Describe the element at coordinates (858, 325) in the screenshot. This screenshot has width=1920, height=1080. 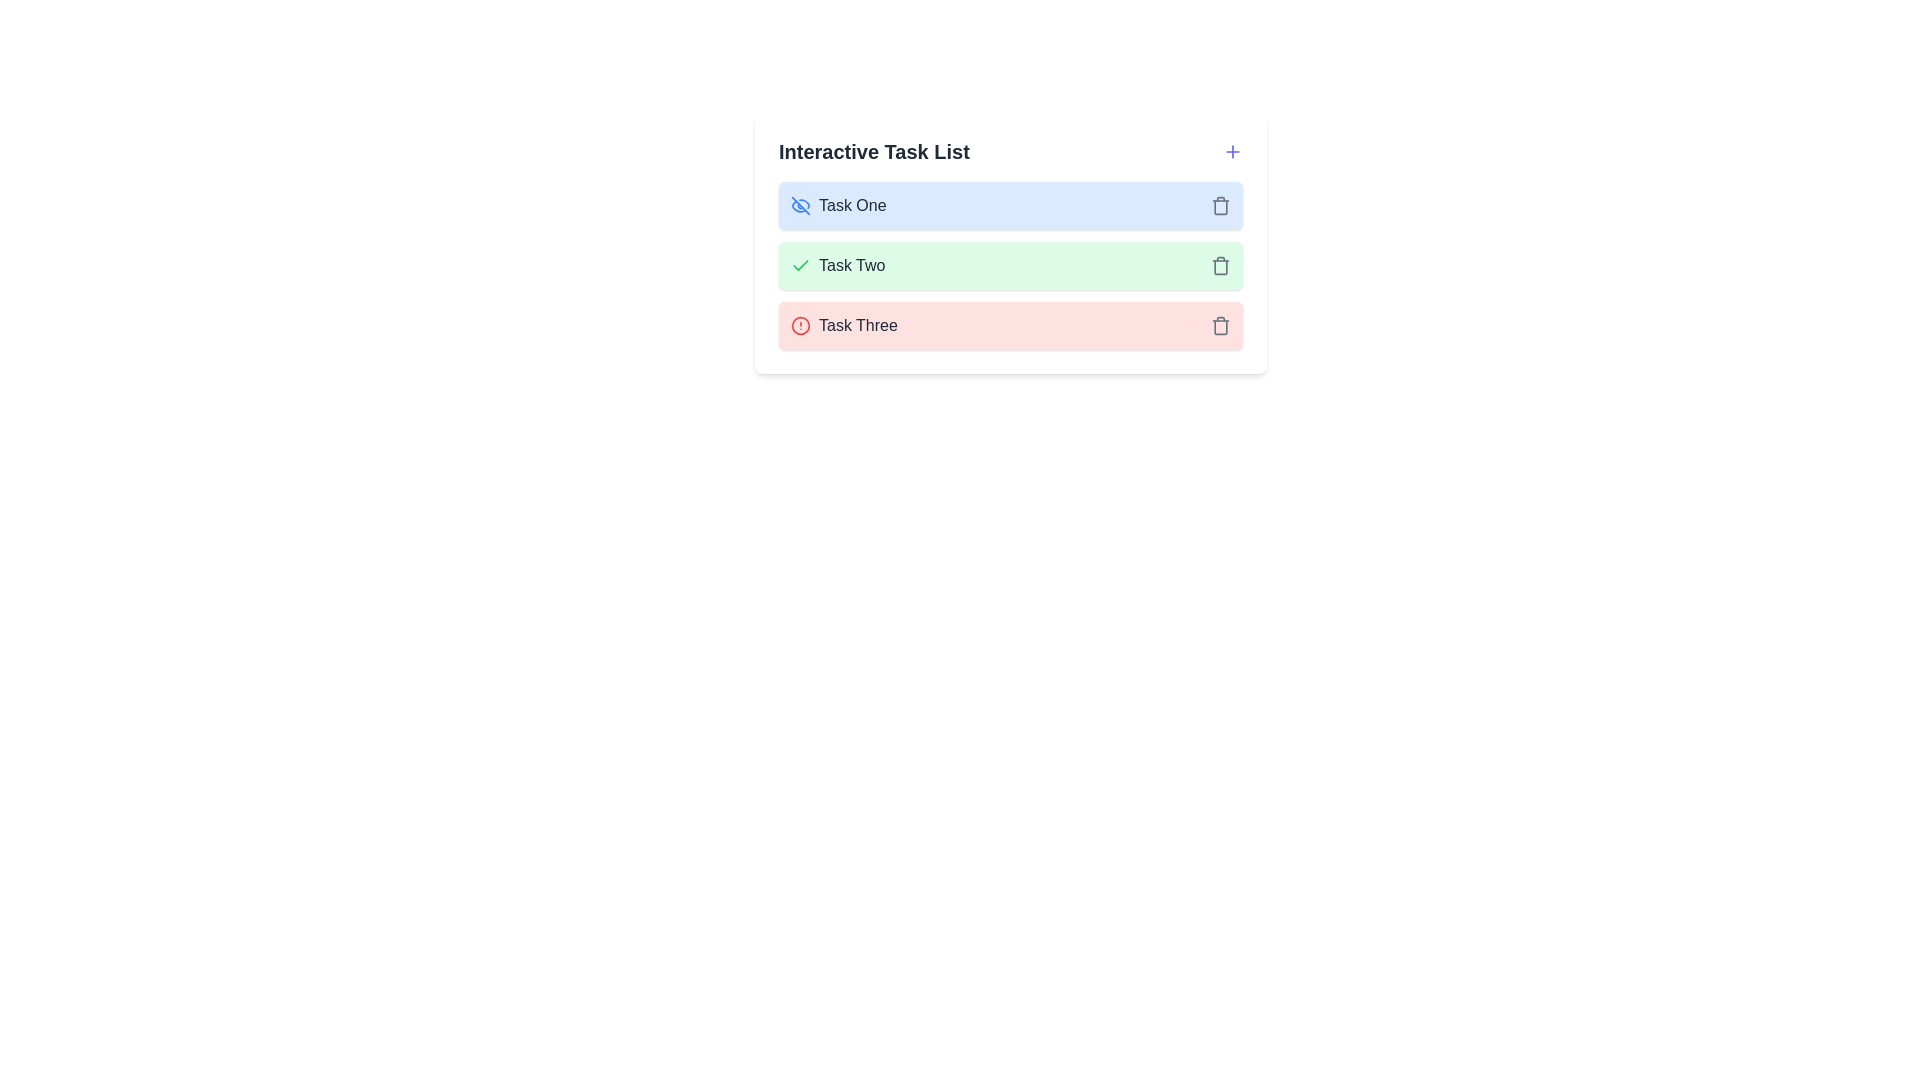
I see `the text label displaying 'Task Three' which is part of the 'Interactive Task List' and is highlighted with a red background, indicating a potential error or warning` at that location.